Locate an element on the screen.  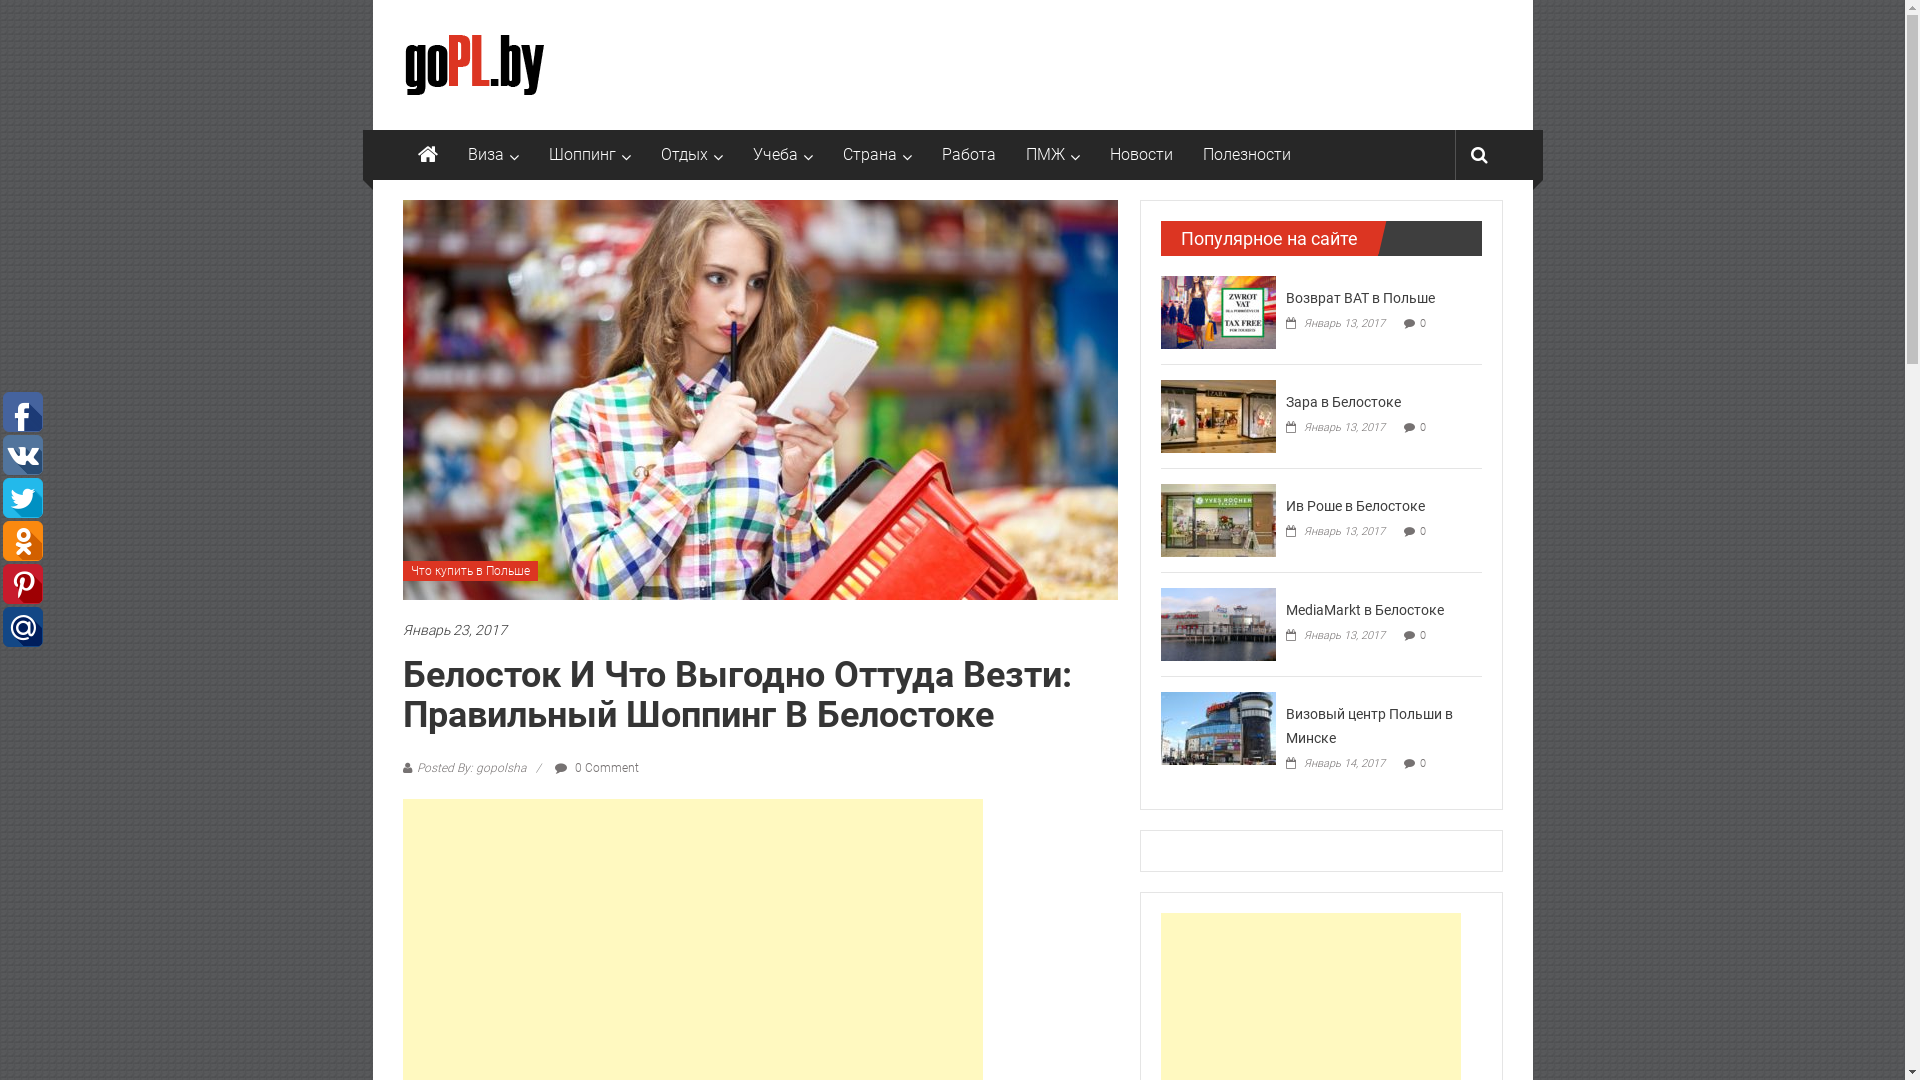
'0' is located at coordinates (1419, 426).